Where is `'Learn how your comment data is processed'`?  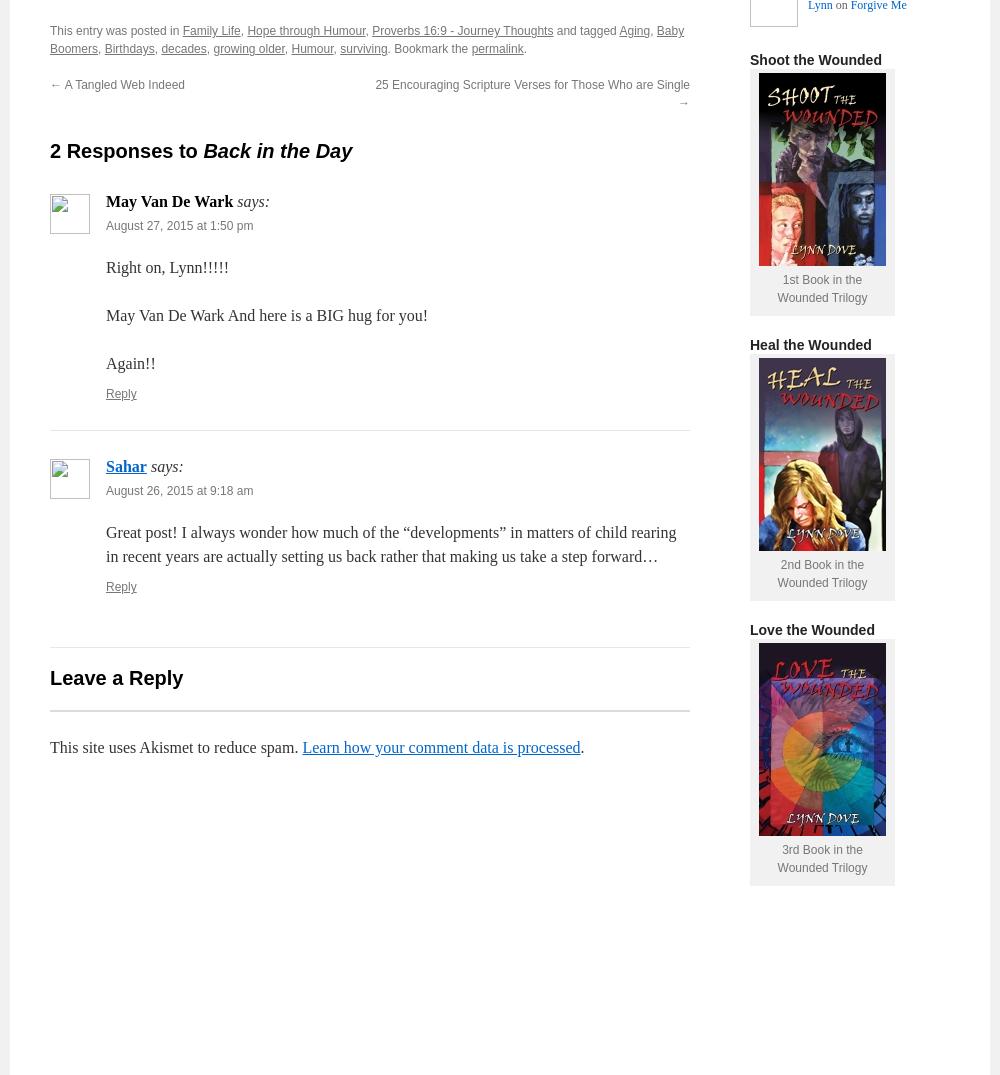 'Learn how your comment data is processed' is located at coordinates (440, 747).